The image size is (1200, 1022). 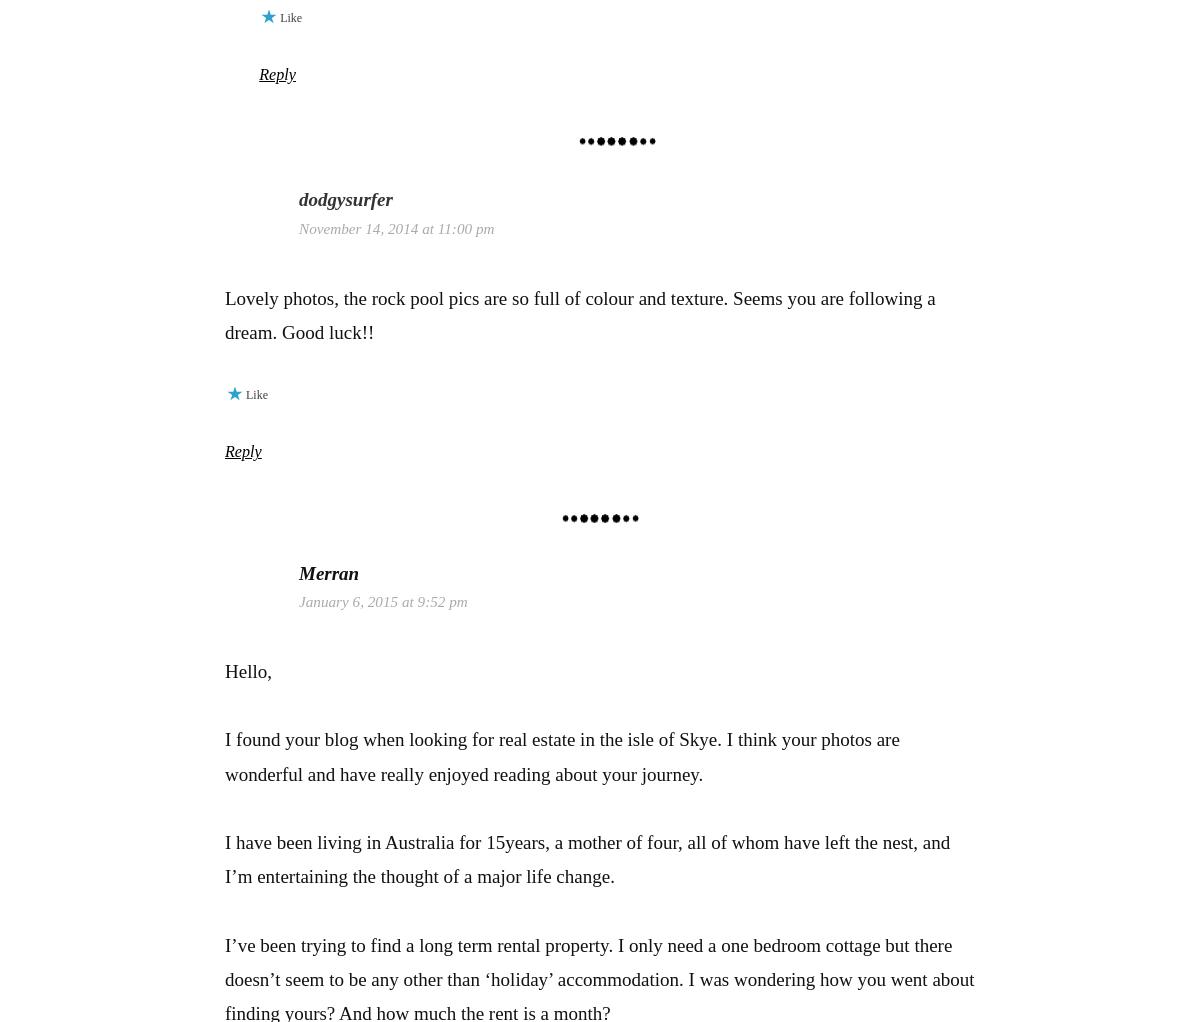 I want to click on 'Merran', so click(x=329, y=572).